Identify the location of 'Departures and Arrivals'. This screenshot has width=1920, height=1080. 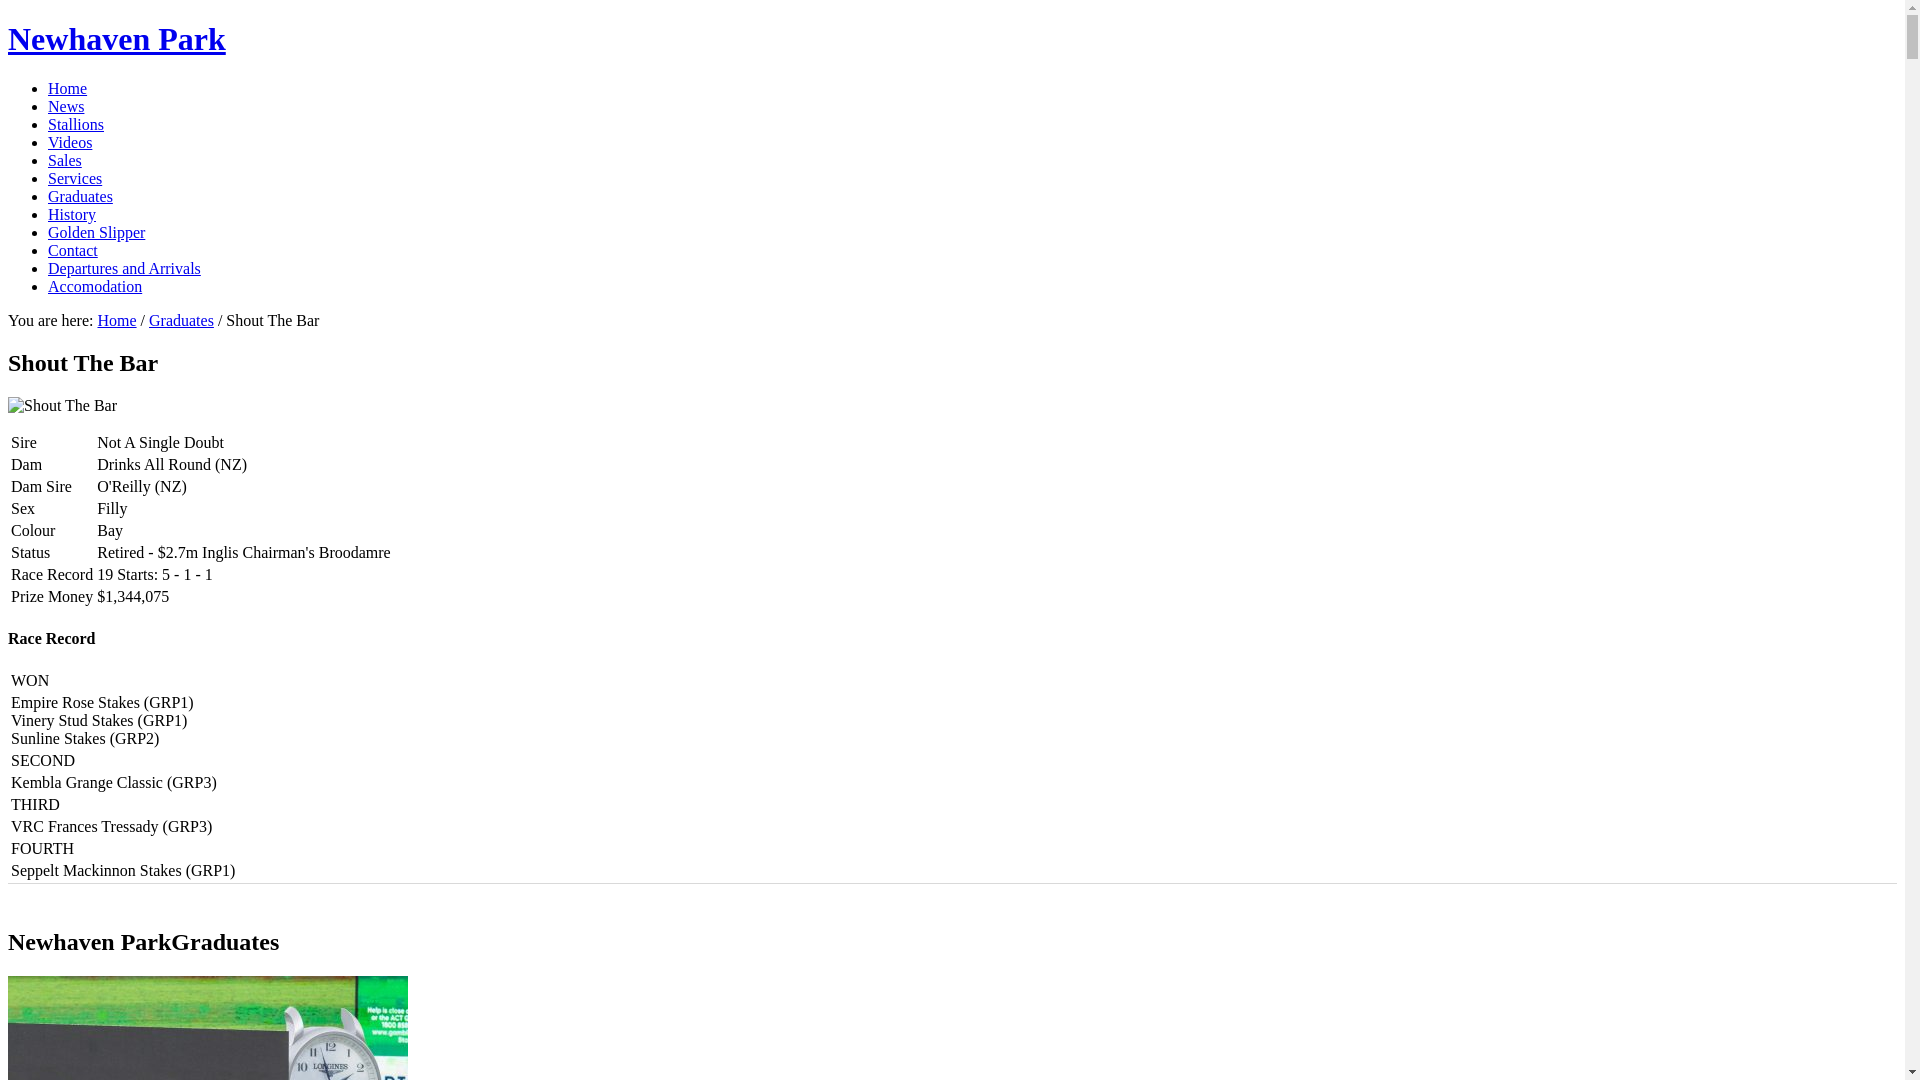
(123, 267).